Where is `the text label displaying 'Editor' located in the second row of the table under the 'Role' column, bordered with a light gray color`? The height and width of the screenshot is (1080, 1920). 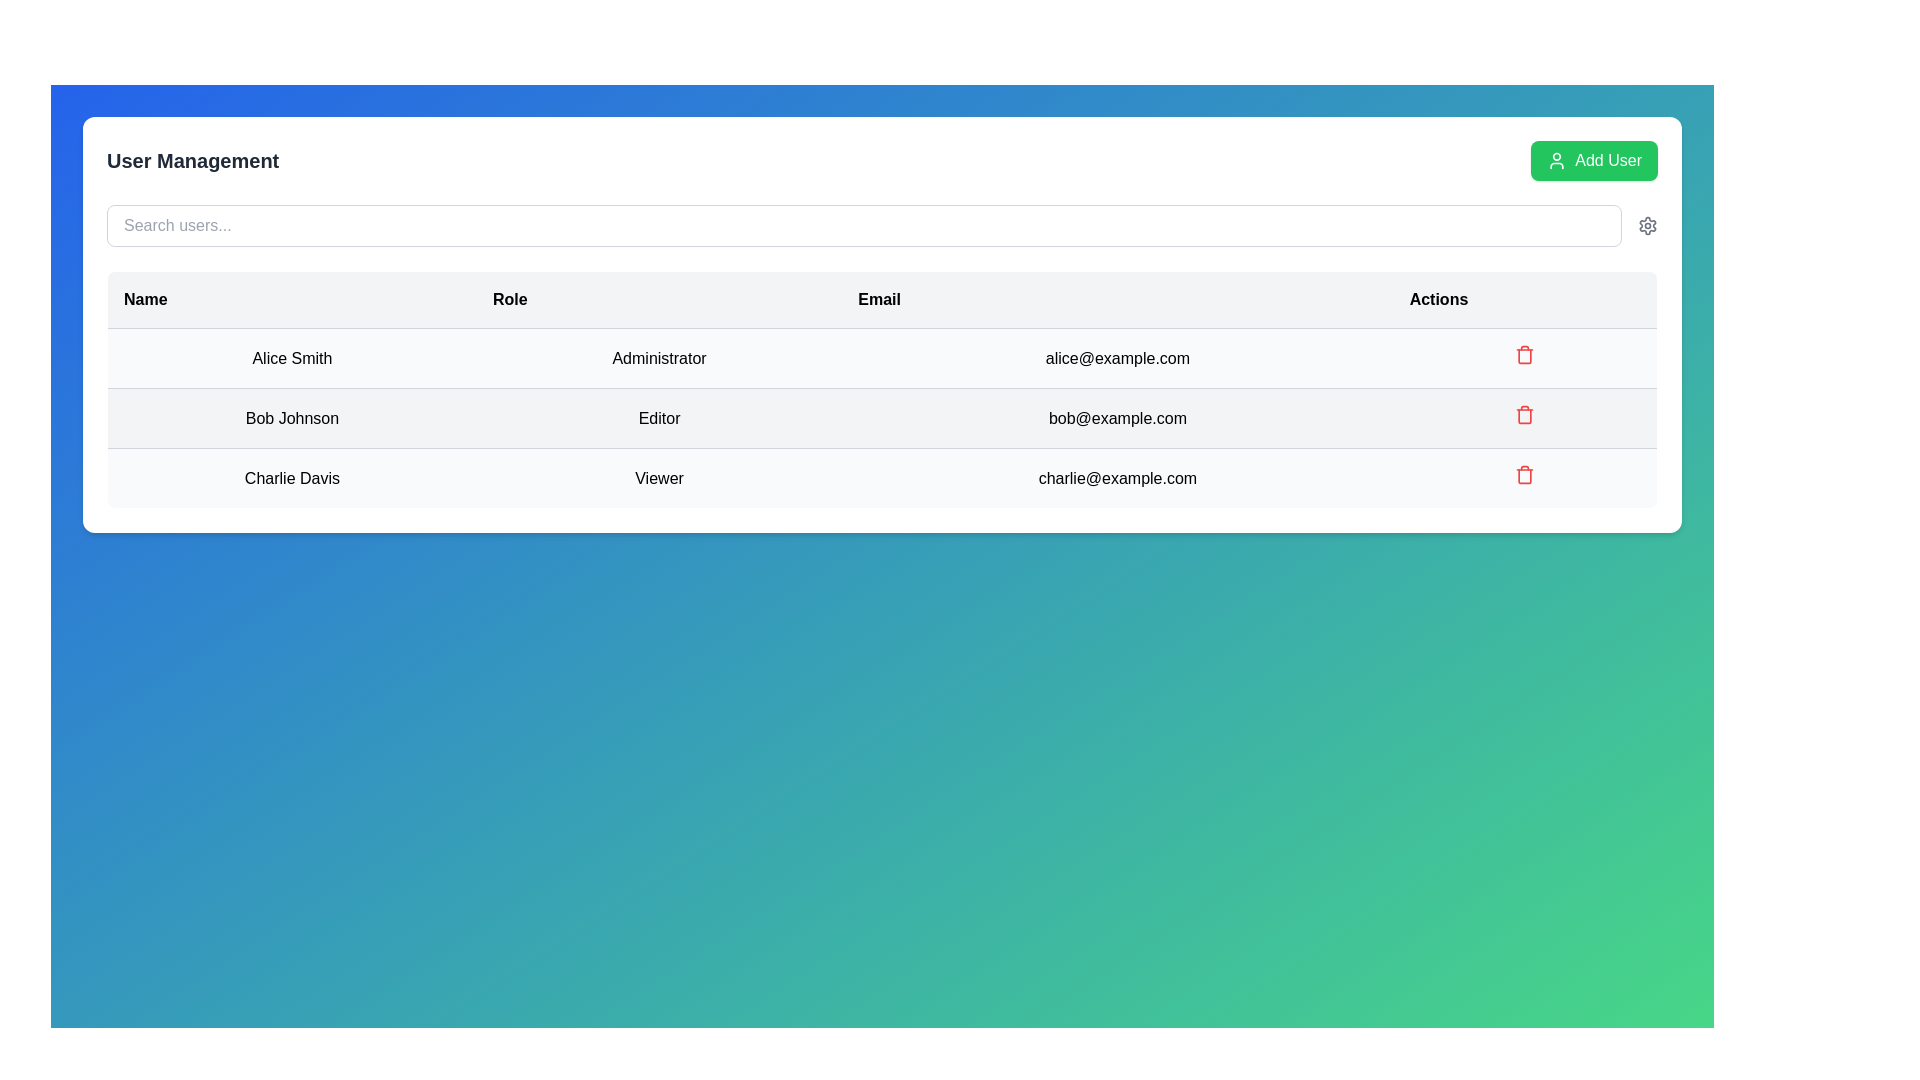
the text label displaying 'Editor' located in the second row of the table under the 'Role' column, bordered with a light gray color is located at coordinates (659, 417).